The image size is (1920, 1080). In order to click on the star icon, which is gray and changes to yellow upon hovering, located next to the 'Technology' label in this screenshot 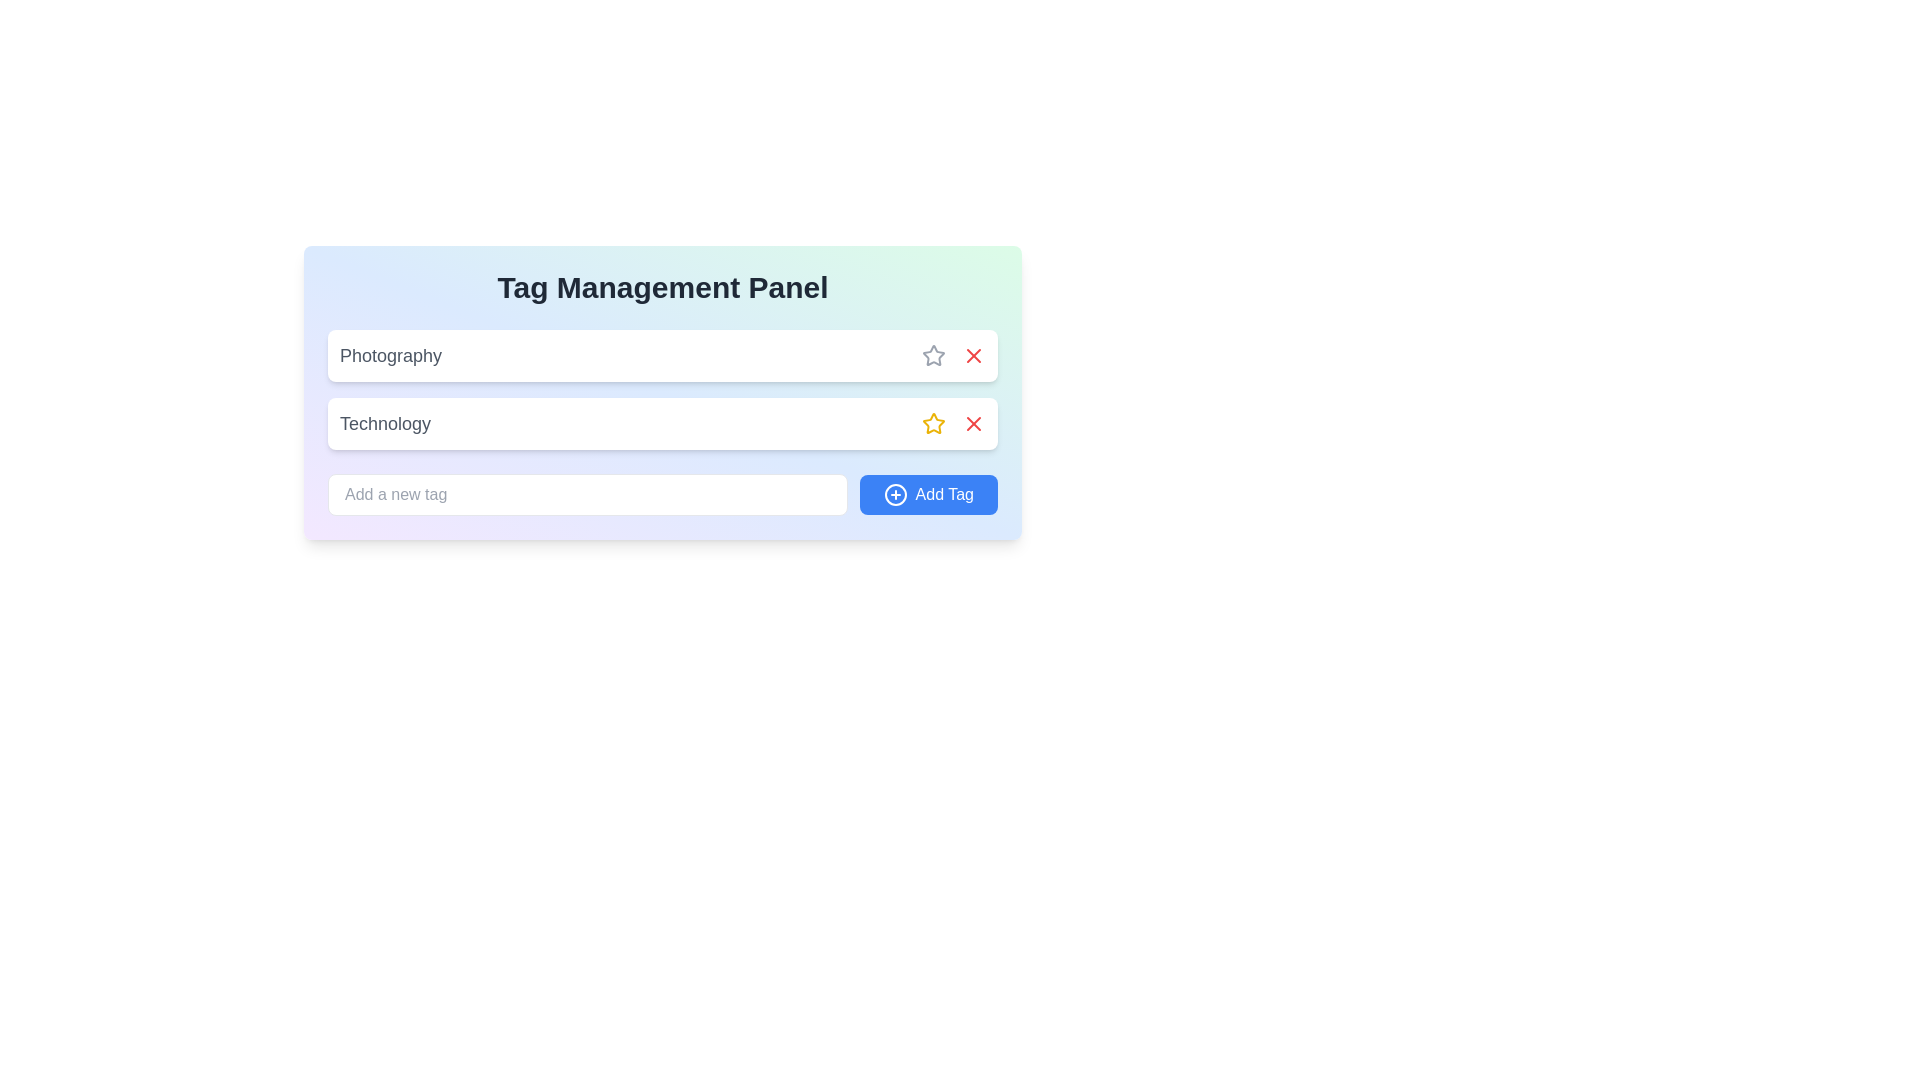, I will do `click(933, 354)`.